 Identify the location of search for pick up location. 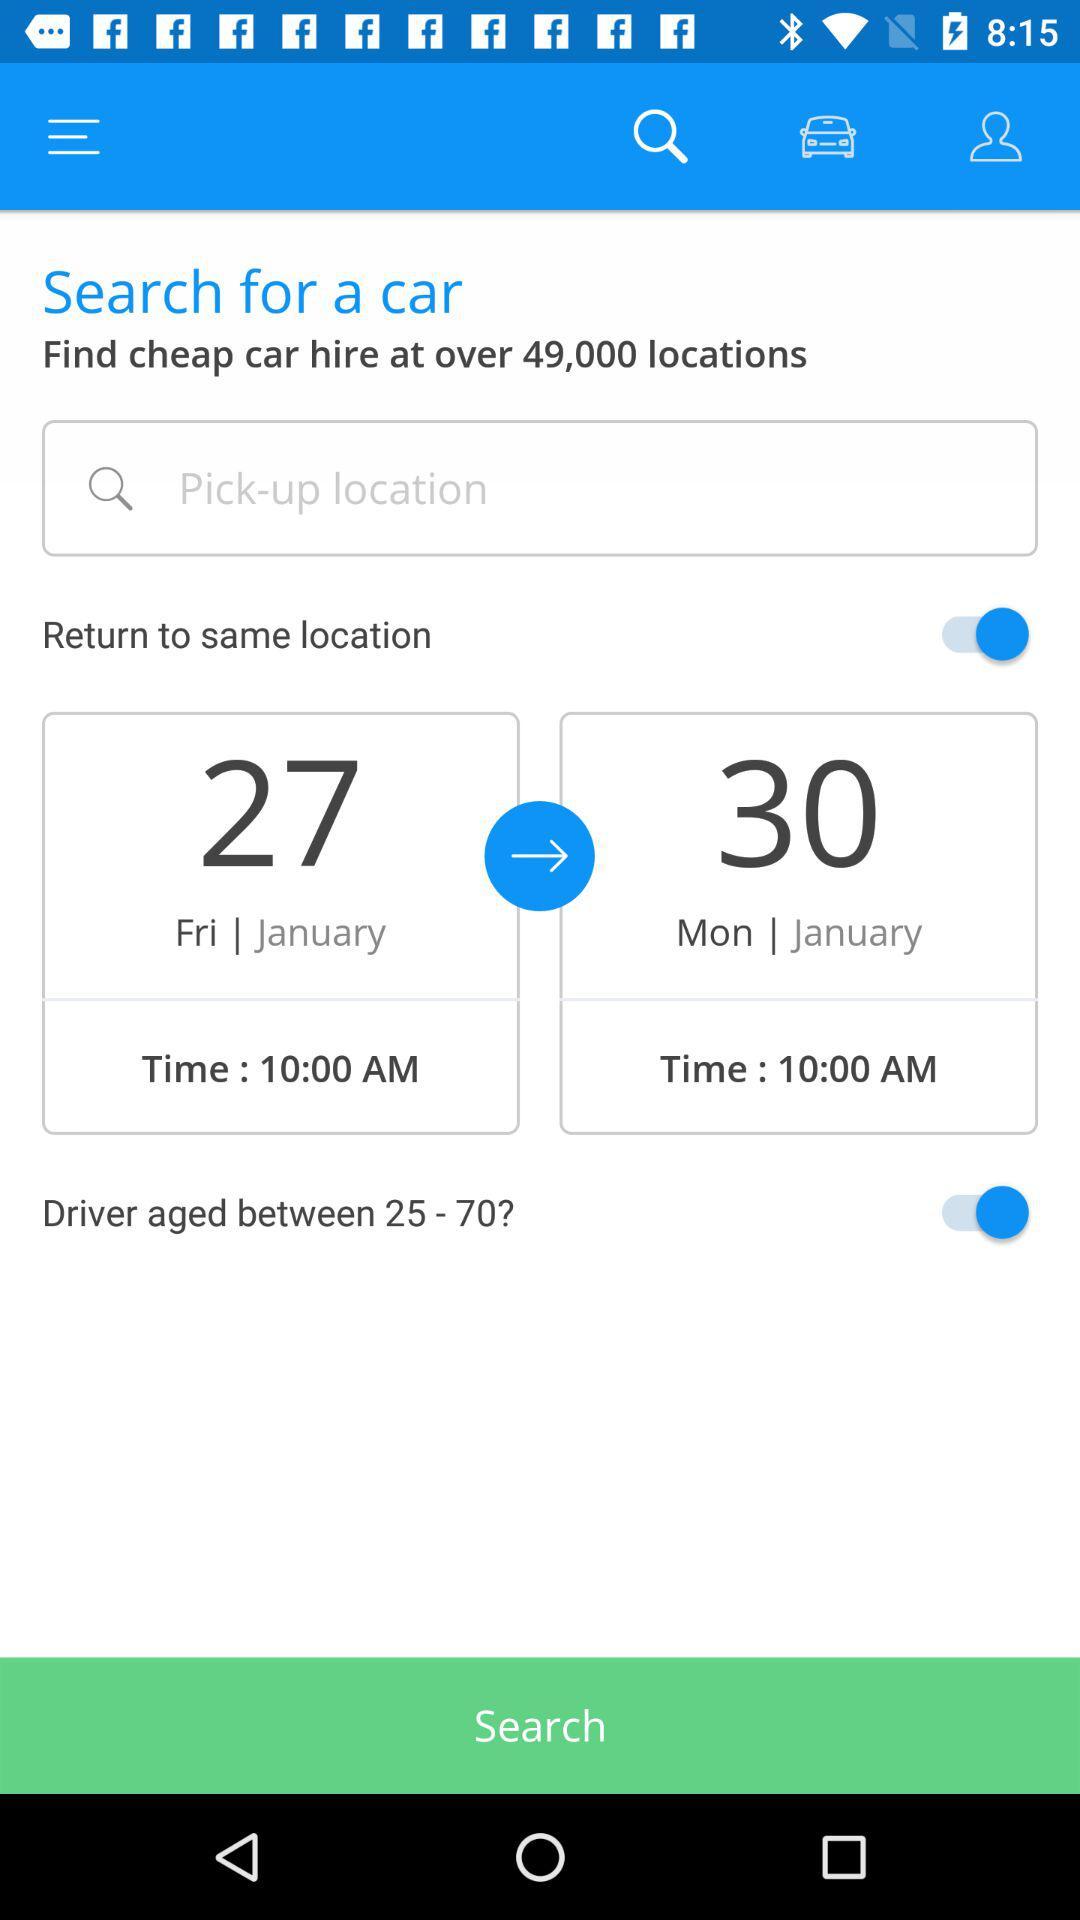
(540, 488).